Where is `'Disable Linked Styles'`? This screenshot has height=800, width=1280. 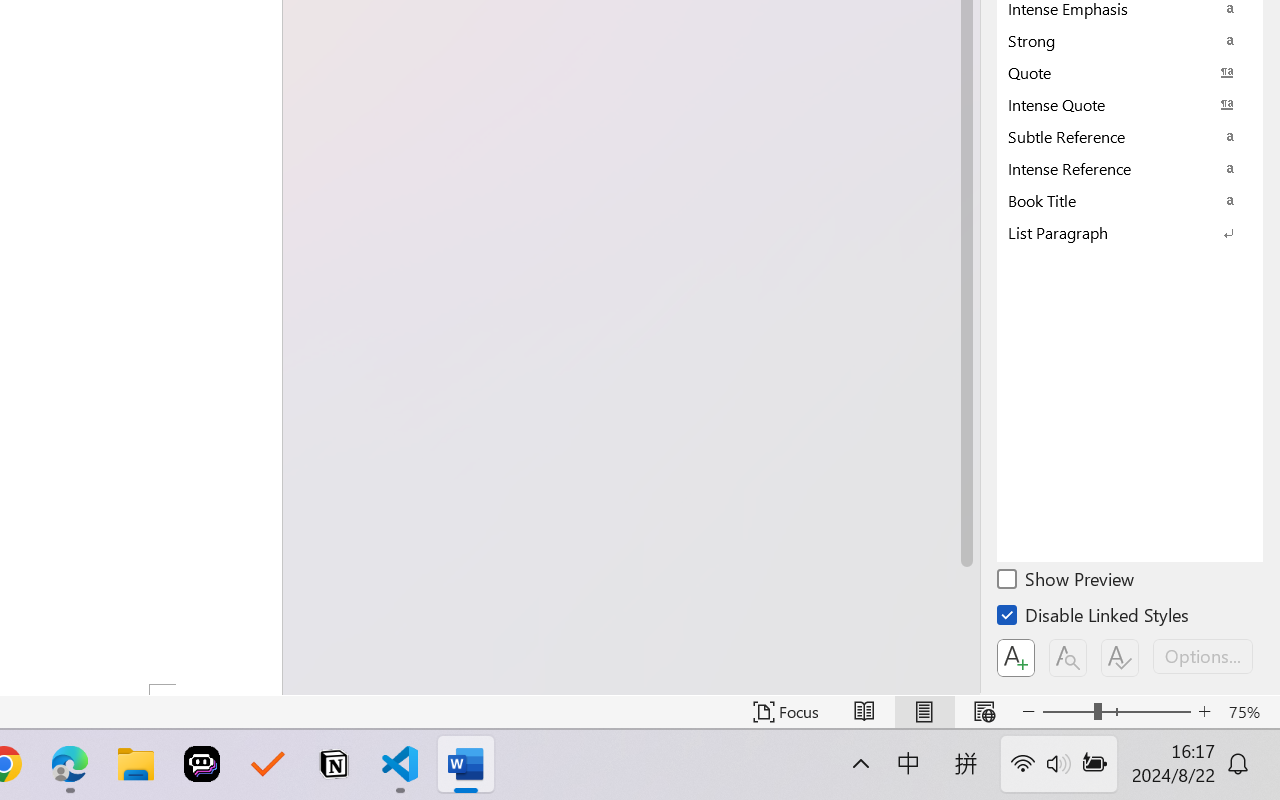
'Disable Linked Styles' is located at coordinates (1094, 618).